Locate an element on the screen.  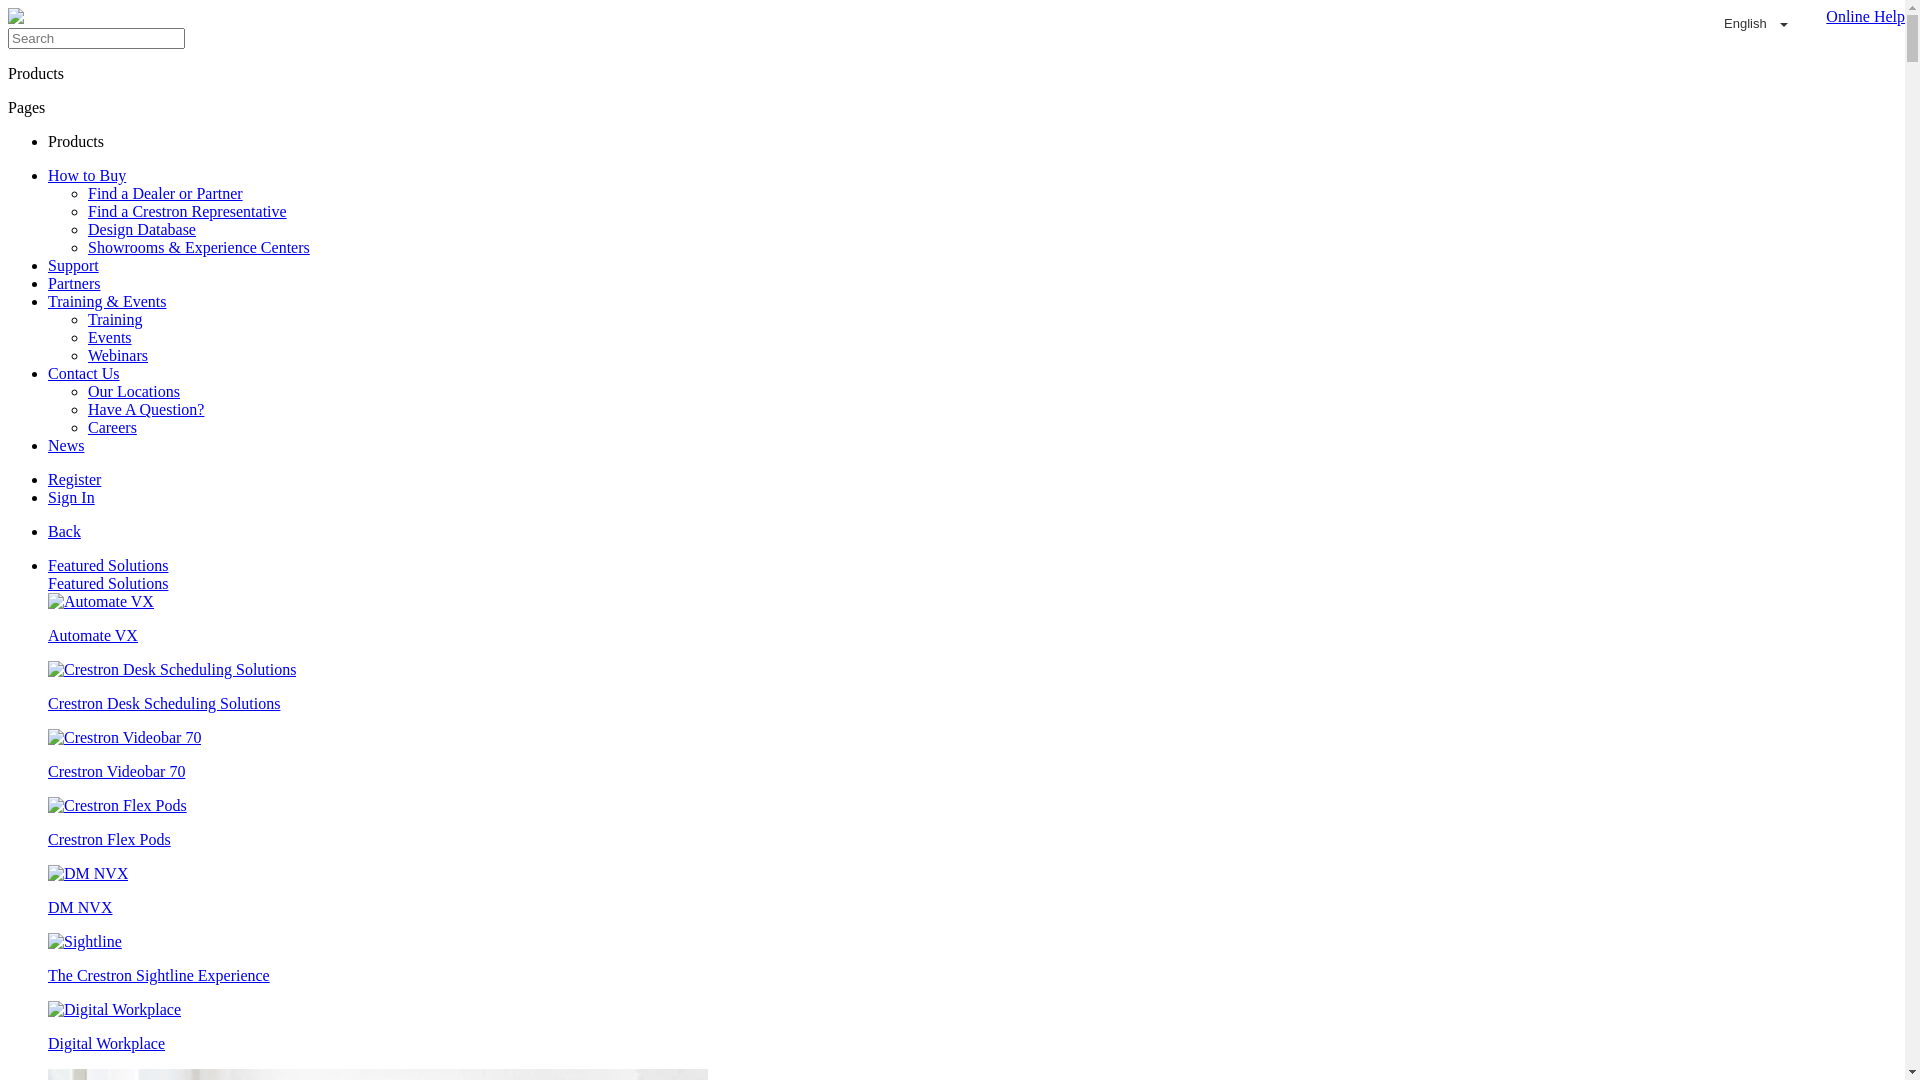
'News' is located at coordinates (66, 444).